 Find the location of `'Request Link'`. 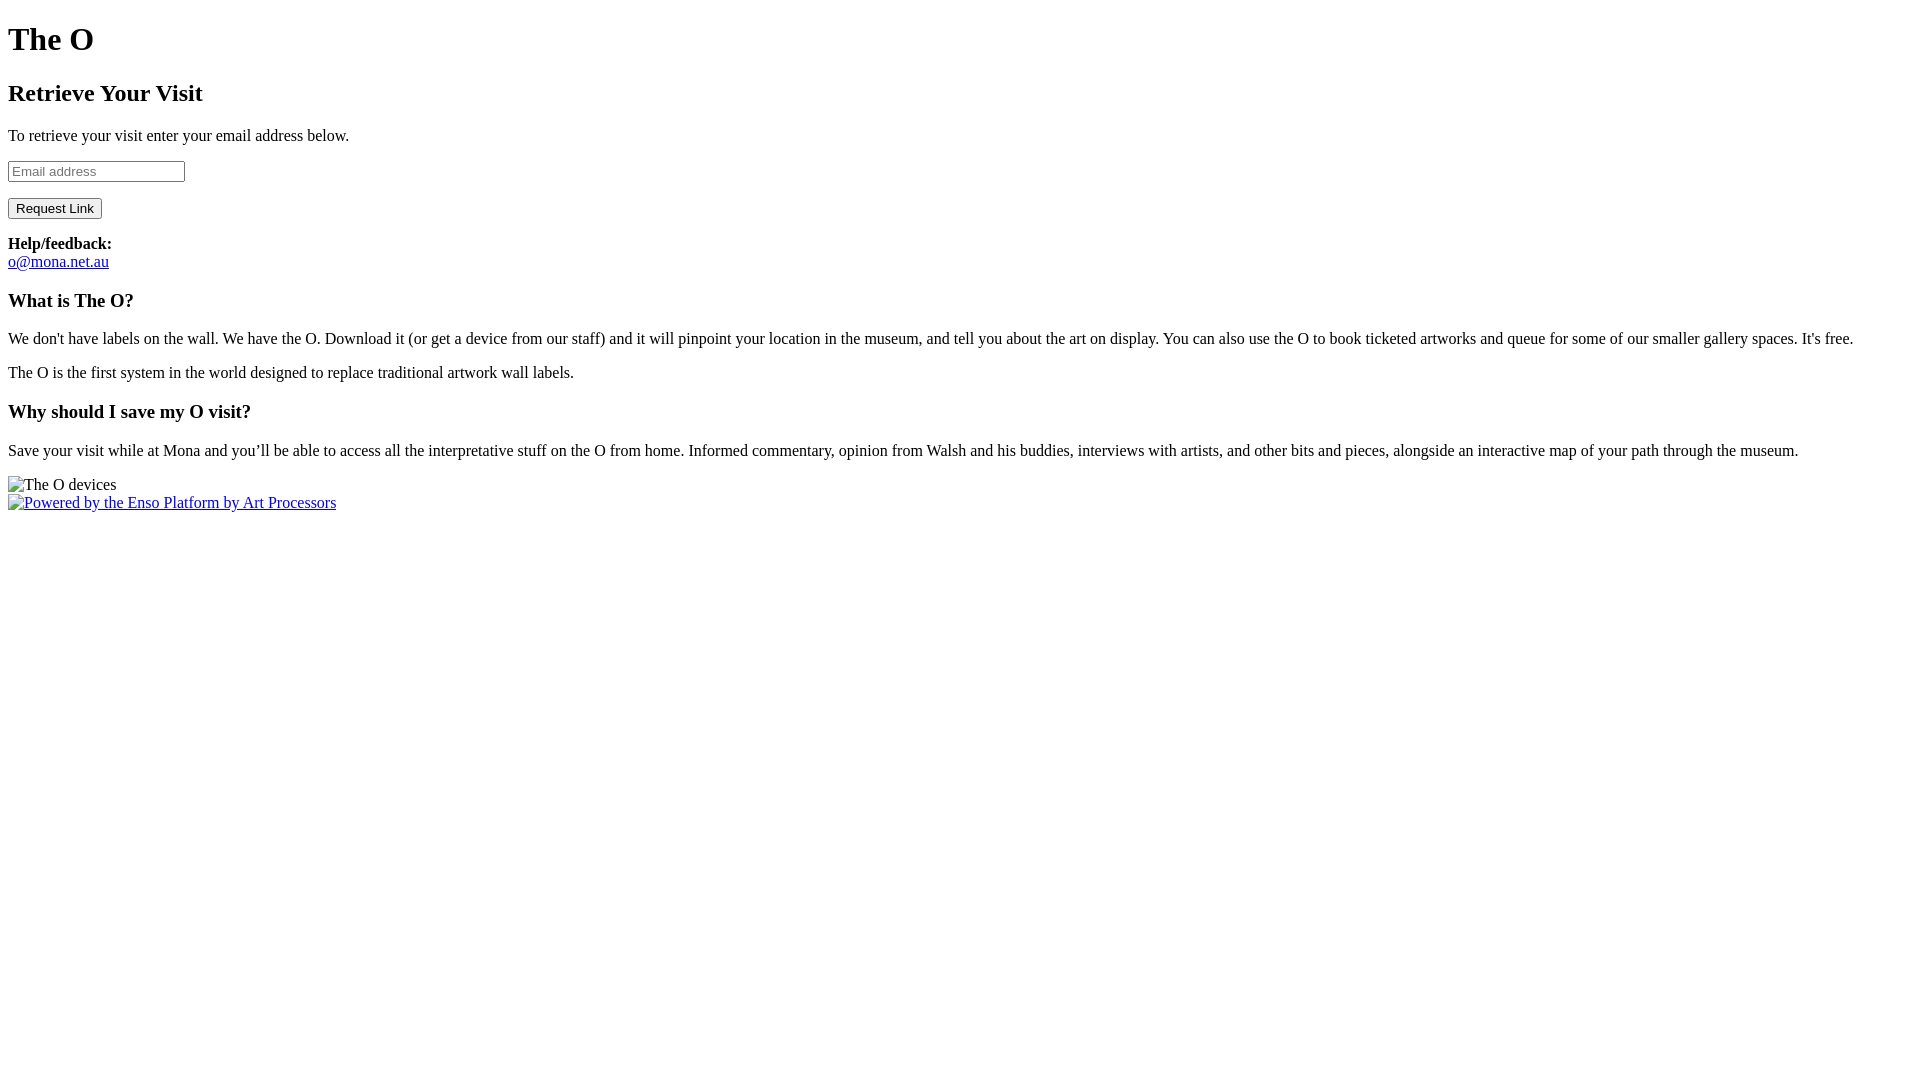

'Request Link' is located at coordinates (54, 208).